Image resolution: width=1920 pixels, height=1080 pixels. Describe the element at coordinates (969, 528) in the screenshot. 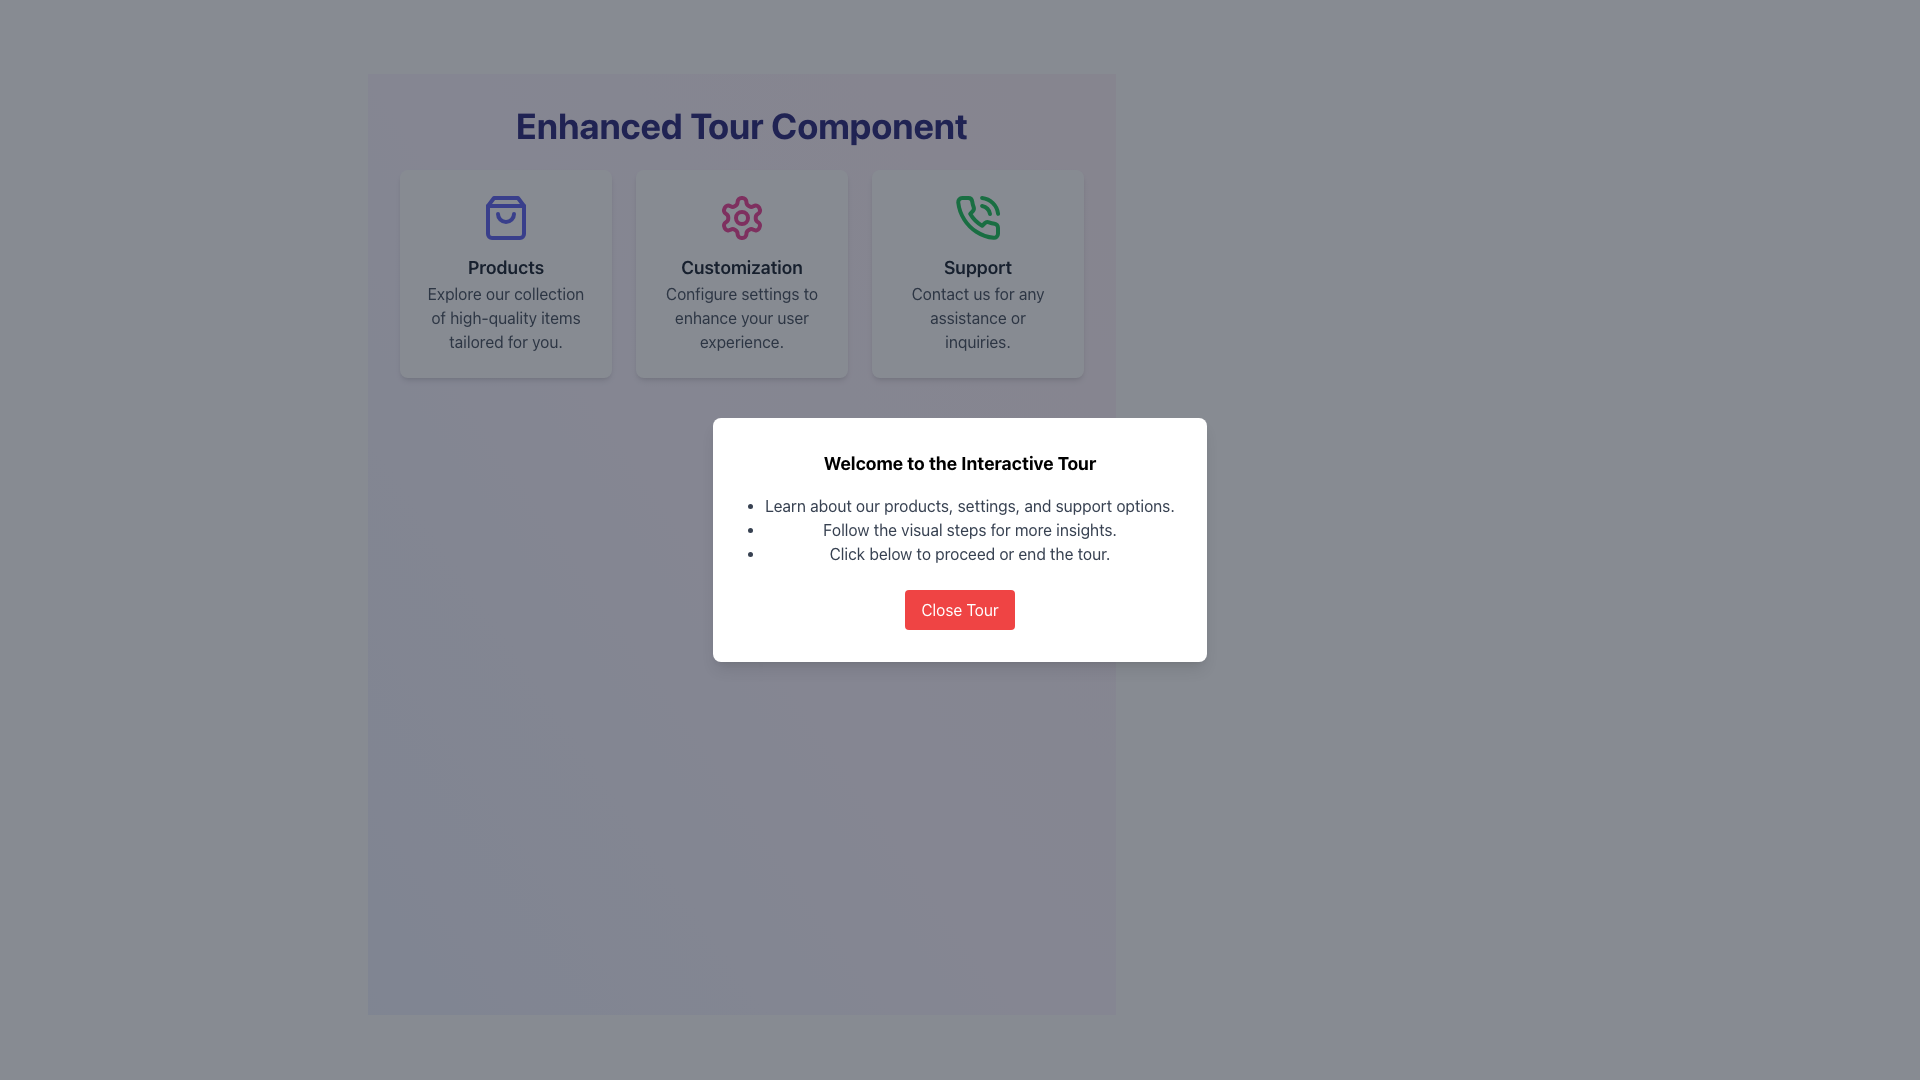

I see `the second item in a bulleted list within a white panel that provides informational guidance to the user` at that location.